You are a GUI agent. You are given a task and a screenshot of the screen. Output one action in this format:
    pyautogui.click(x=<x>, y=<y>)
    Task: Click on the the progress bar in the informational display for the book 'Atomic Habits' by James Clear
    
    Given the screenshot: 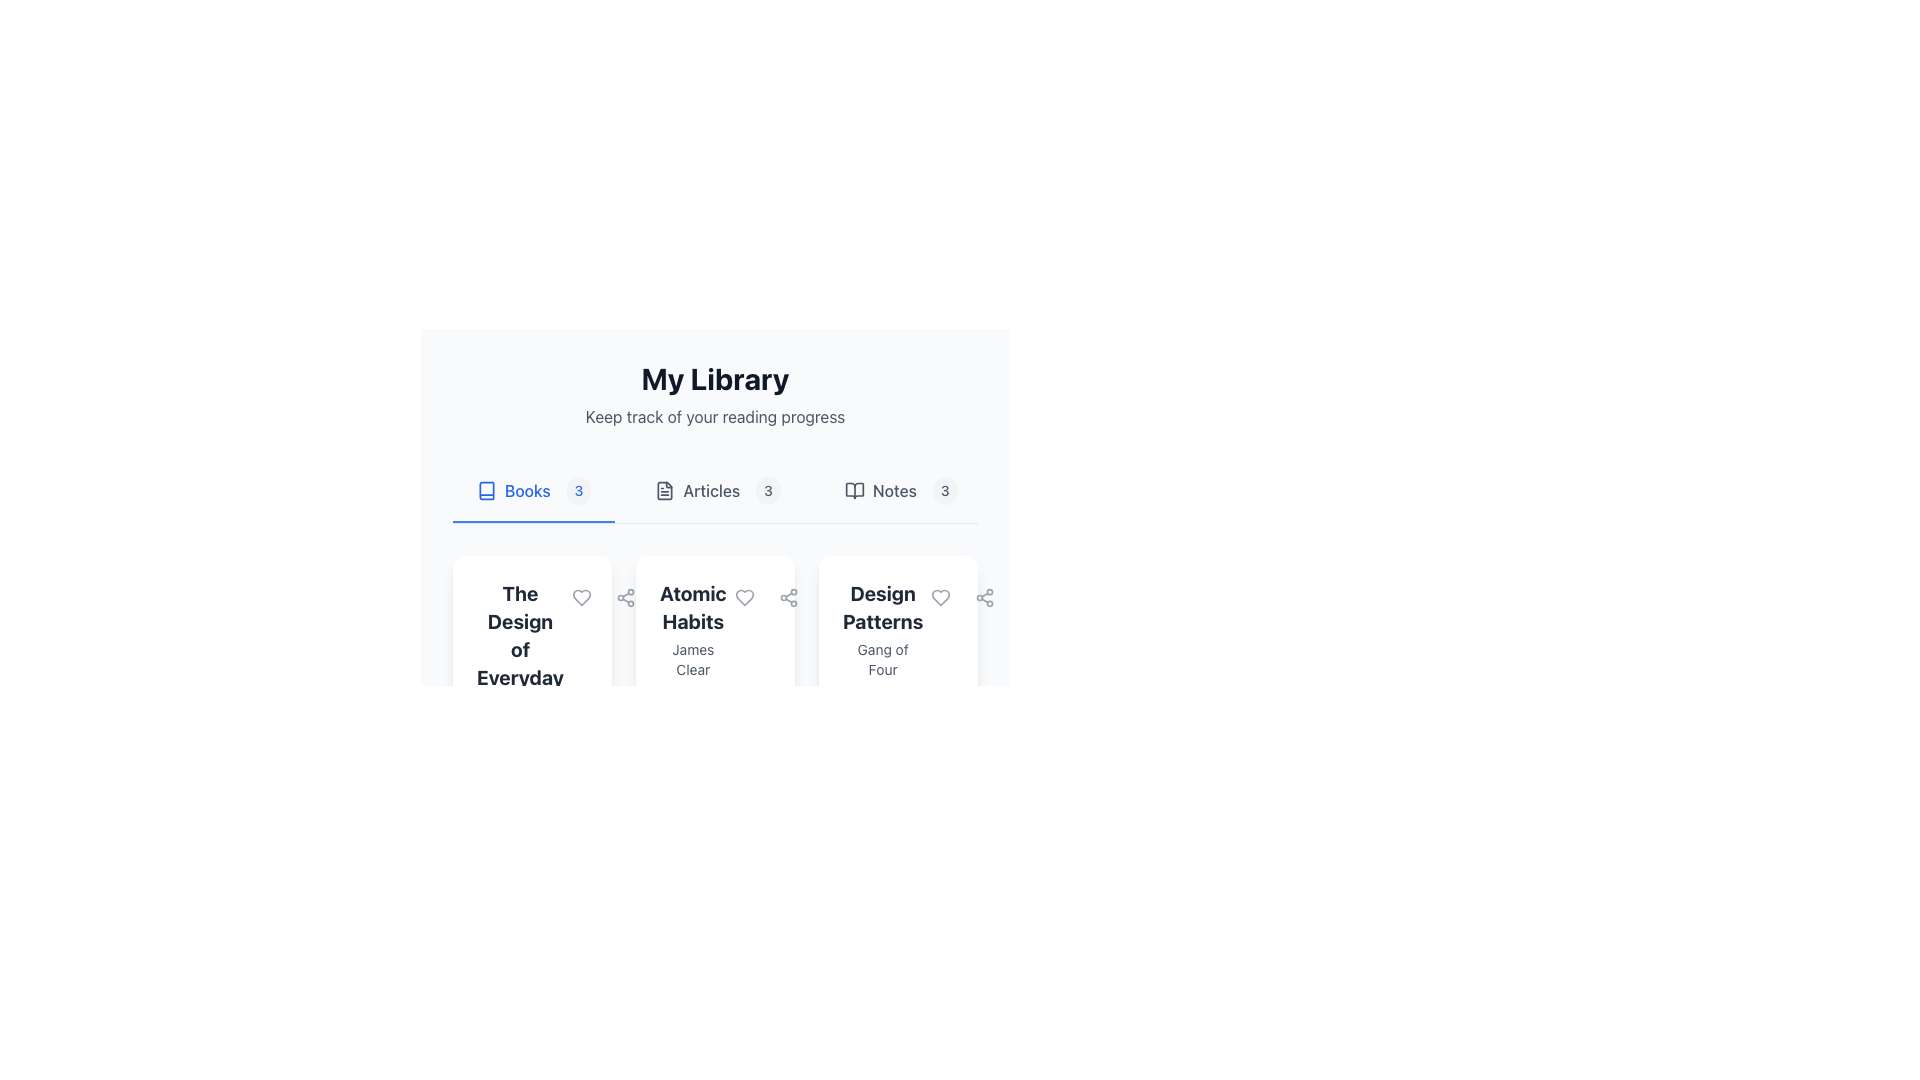 What is the action you would take?
    pyautogui.click(x=715, y=712)
    